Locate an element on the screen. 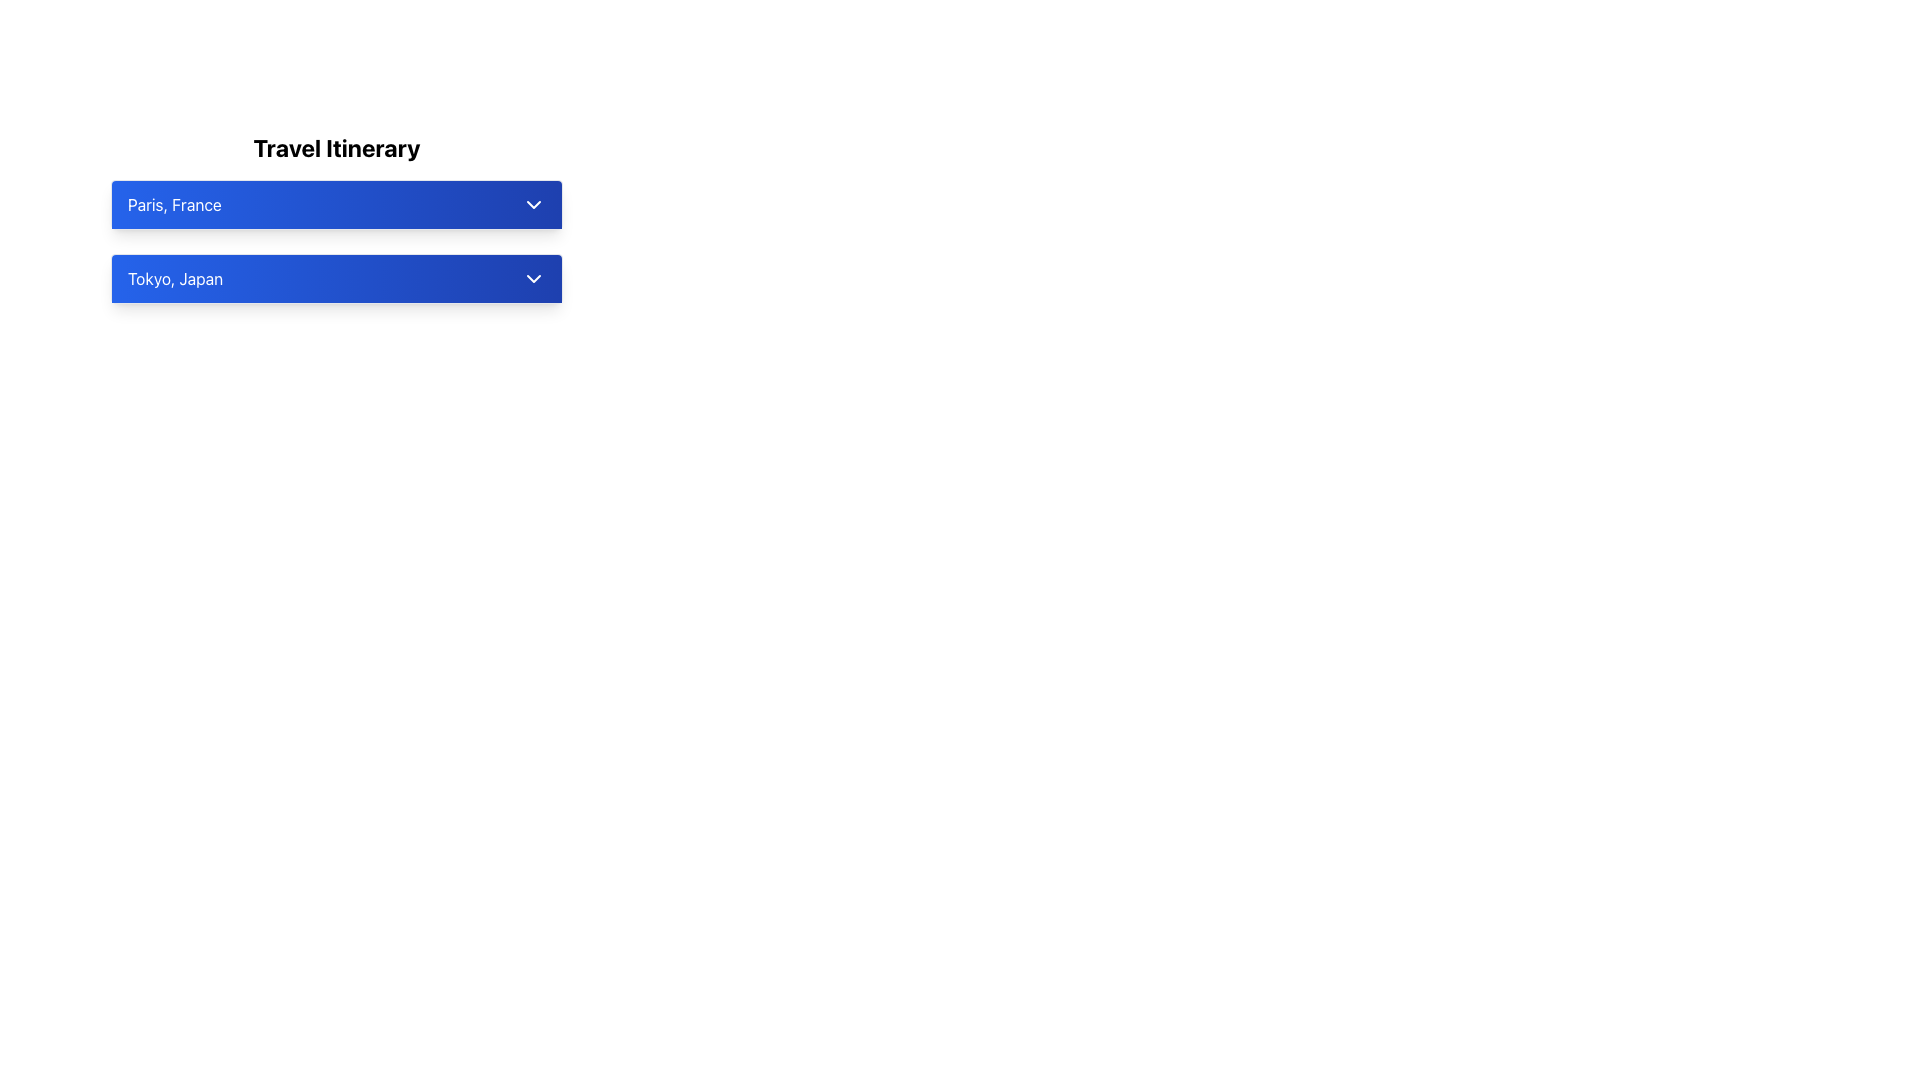 The height and width of the screenshot is (1080, 1920). the Dropdown trigger button labeled 'Tokyo, Japan' is located at coordinates (336, 278).